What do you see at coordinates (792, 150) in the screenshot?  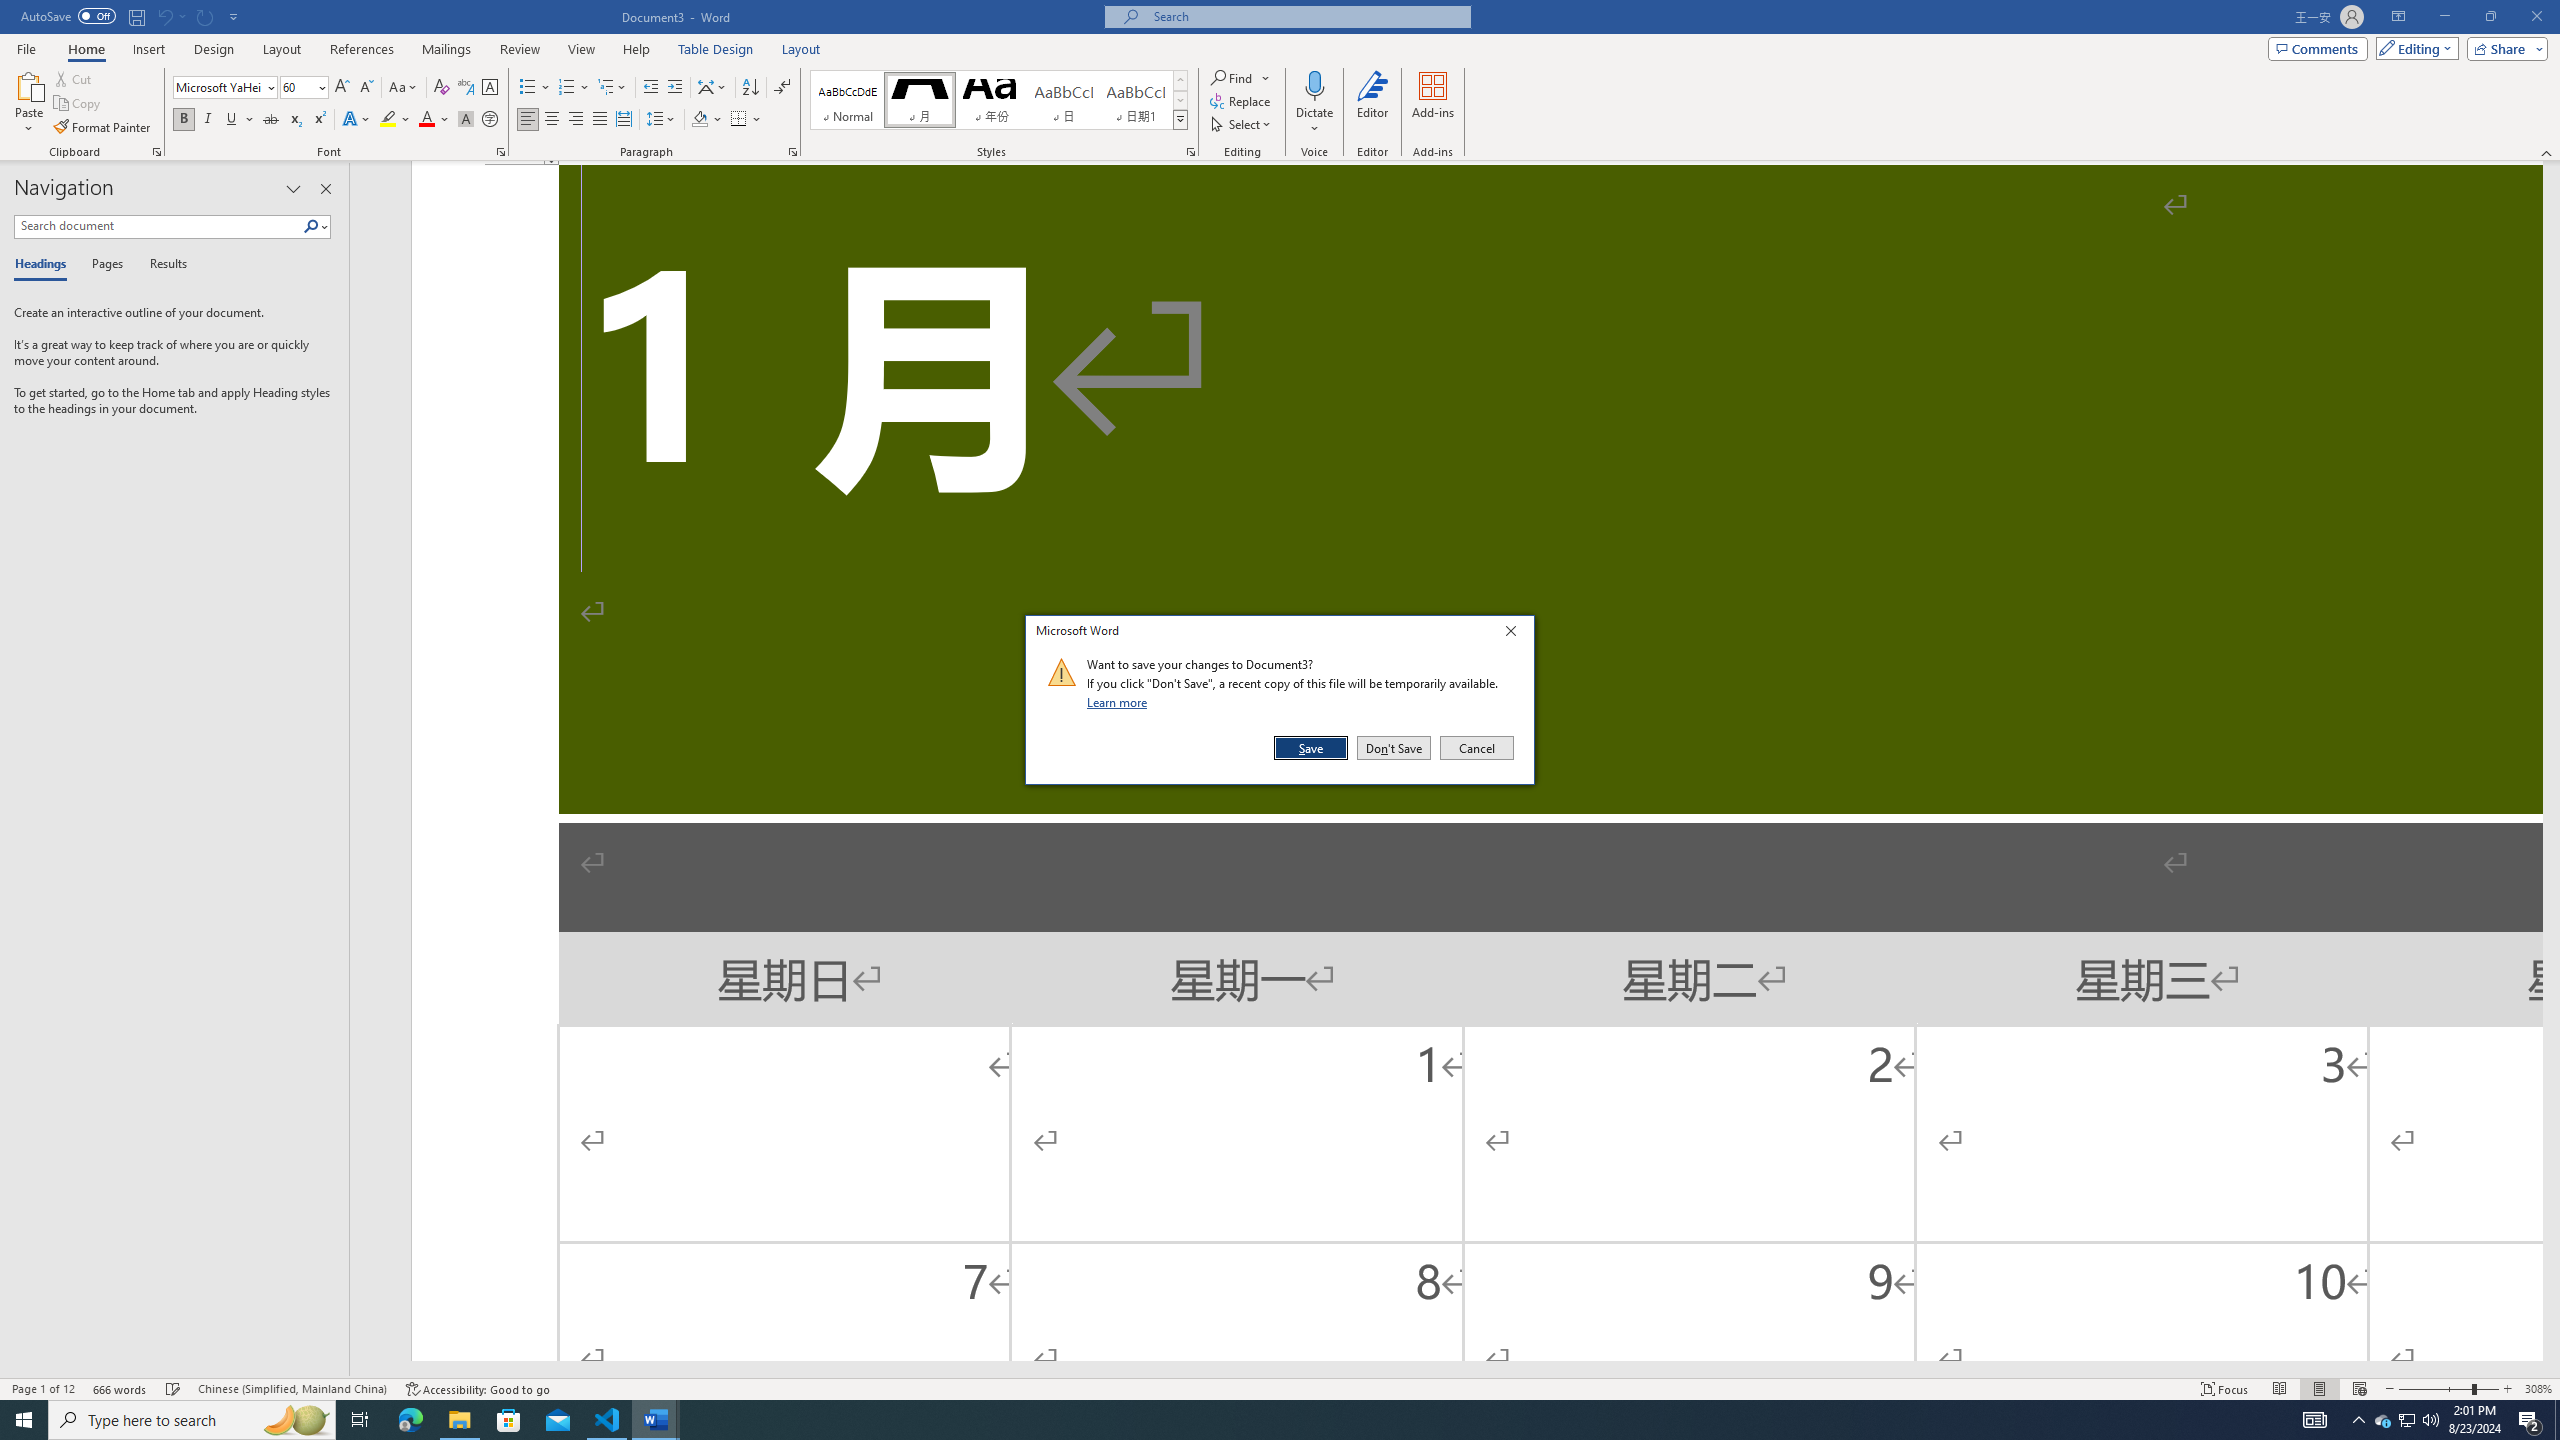 I see `'Paragraph...'` at bounding box center [792, 150].